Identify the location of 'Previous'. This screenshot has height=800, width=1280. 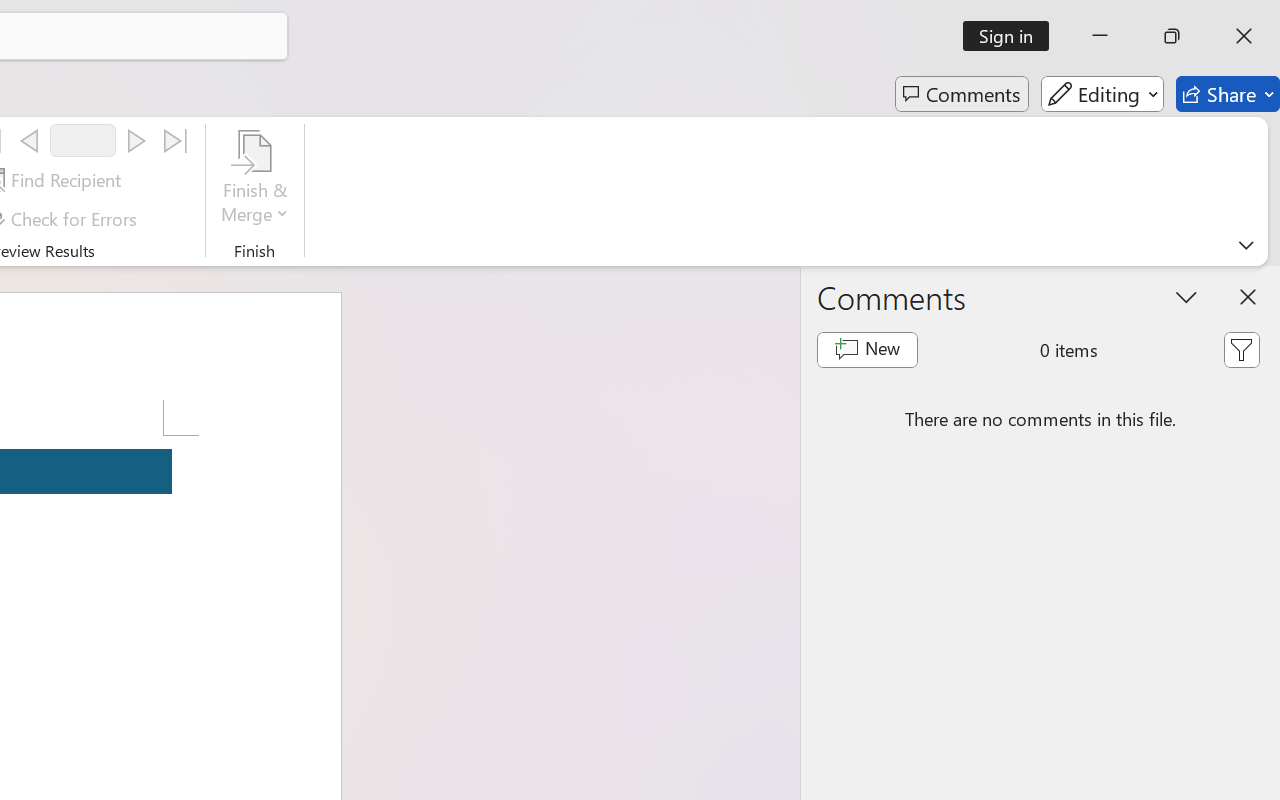
(29, 141).